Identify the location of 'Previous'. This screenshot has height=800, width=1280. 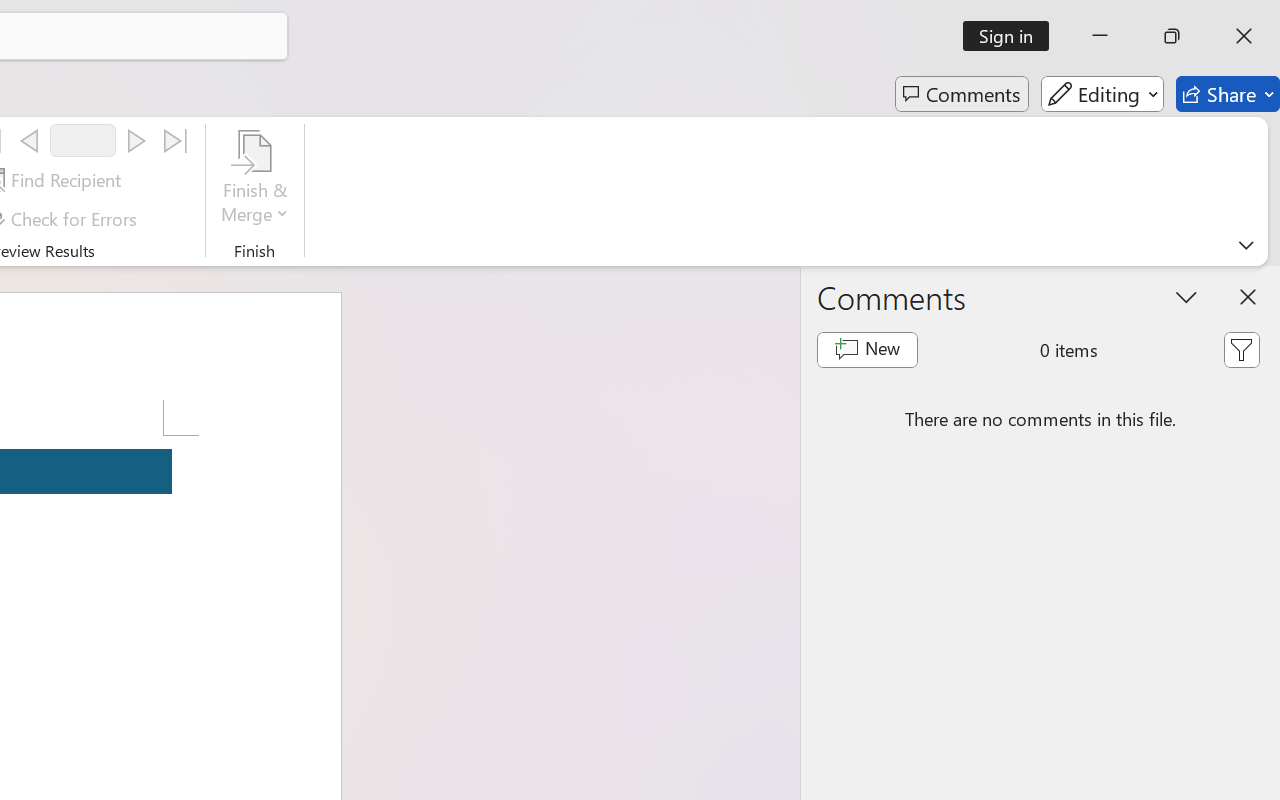
(29, 141).